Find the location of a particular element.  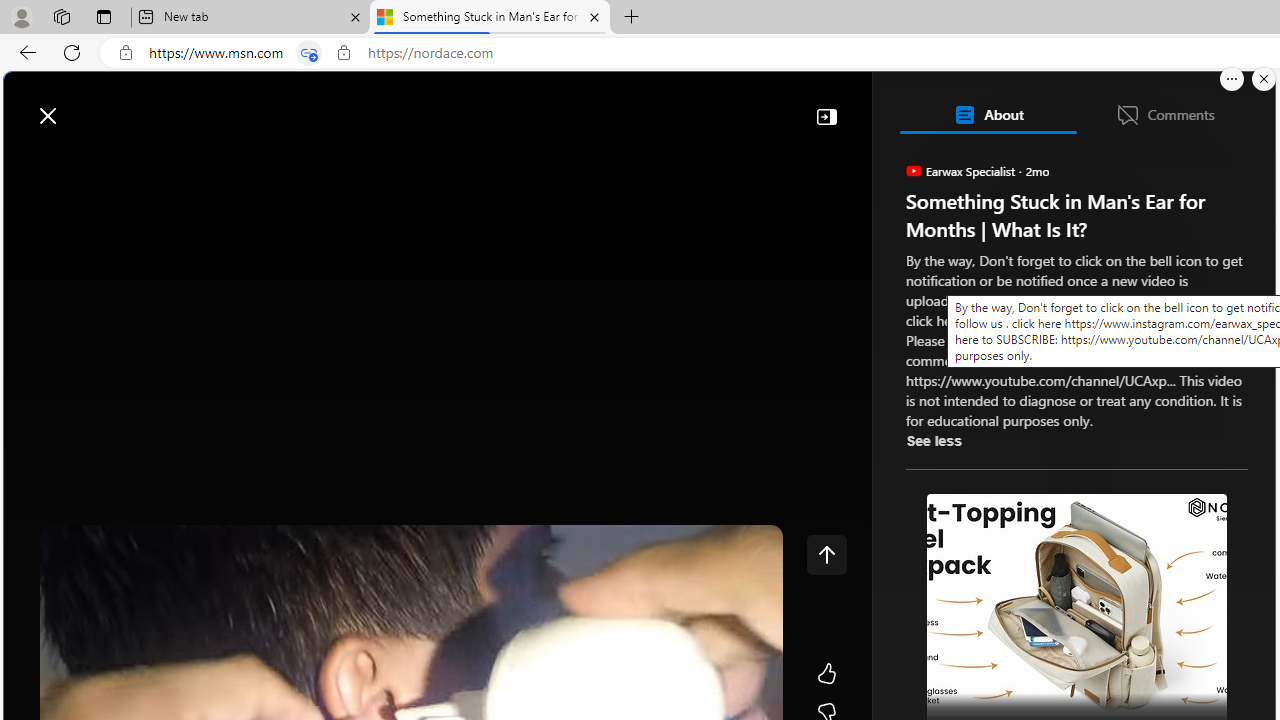

'Earwax Specialist' is located at coordinates (912, 169).